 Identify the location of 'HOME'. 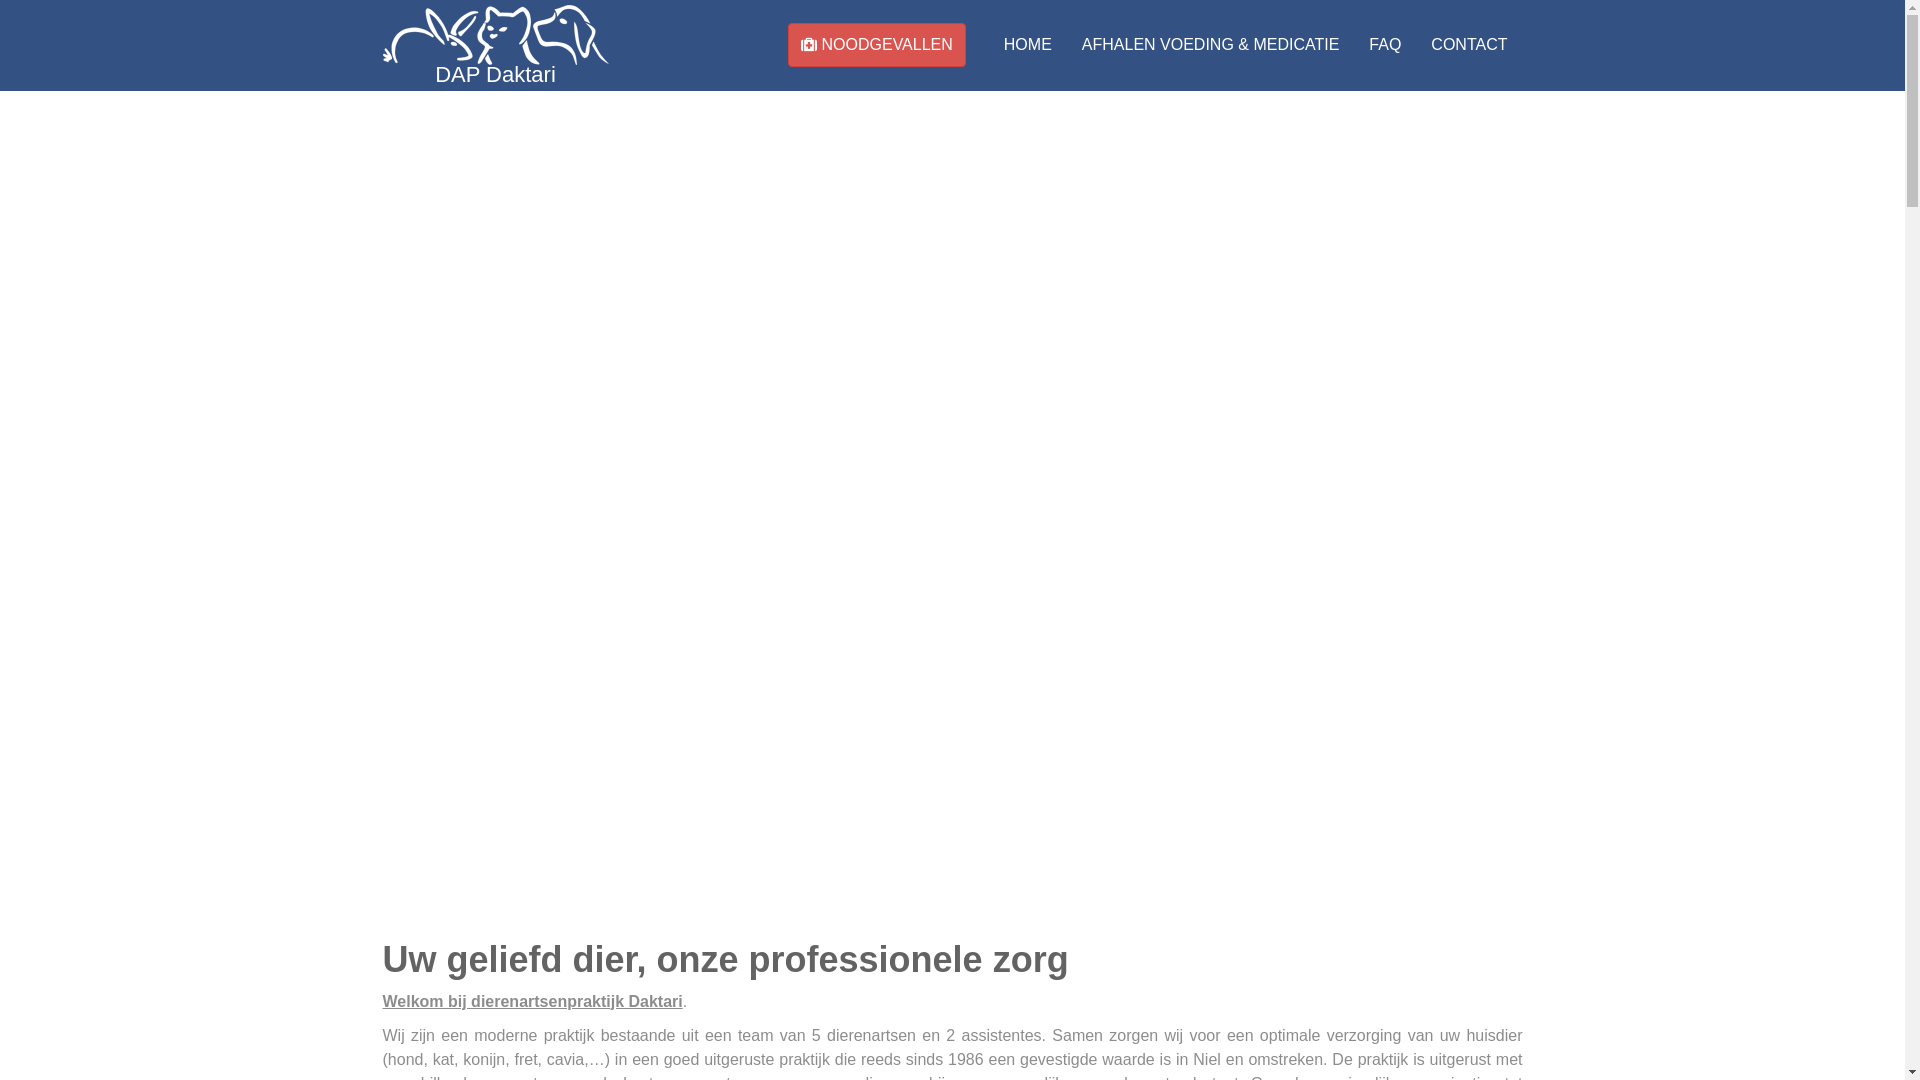
(1027, 45).